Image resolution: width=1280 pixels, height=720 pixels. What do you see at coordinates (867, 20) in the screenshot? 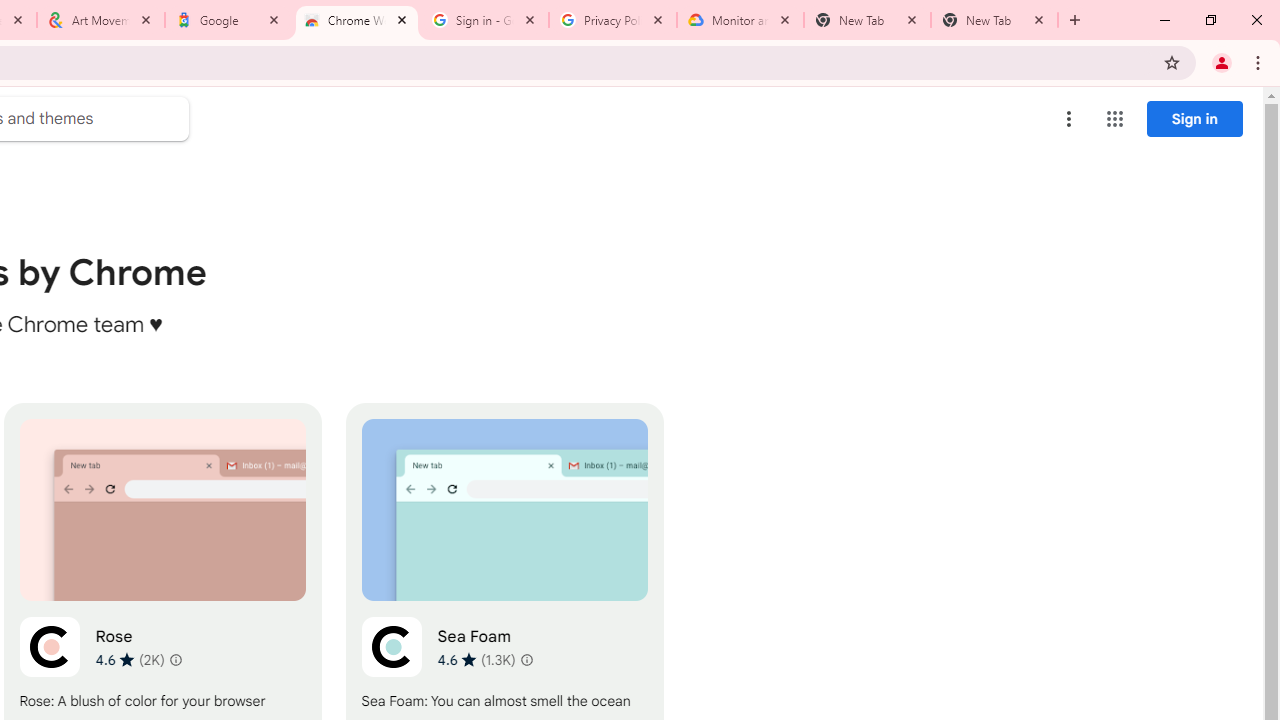
I see `'New Tab'` at bounding box center [867, 20].